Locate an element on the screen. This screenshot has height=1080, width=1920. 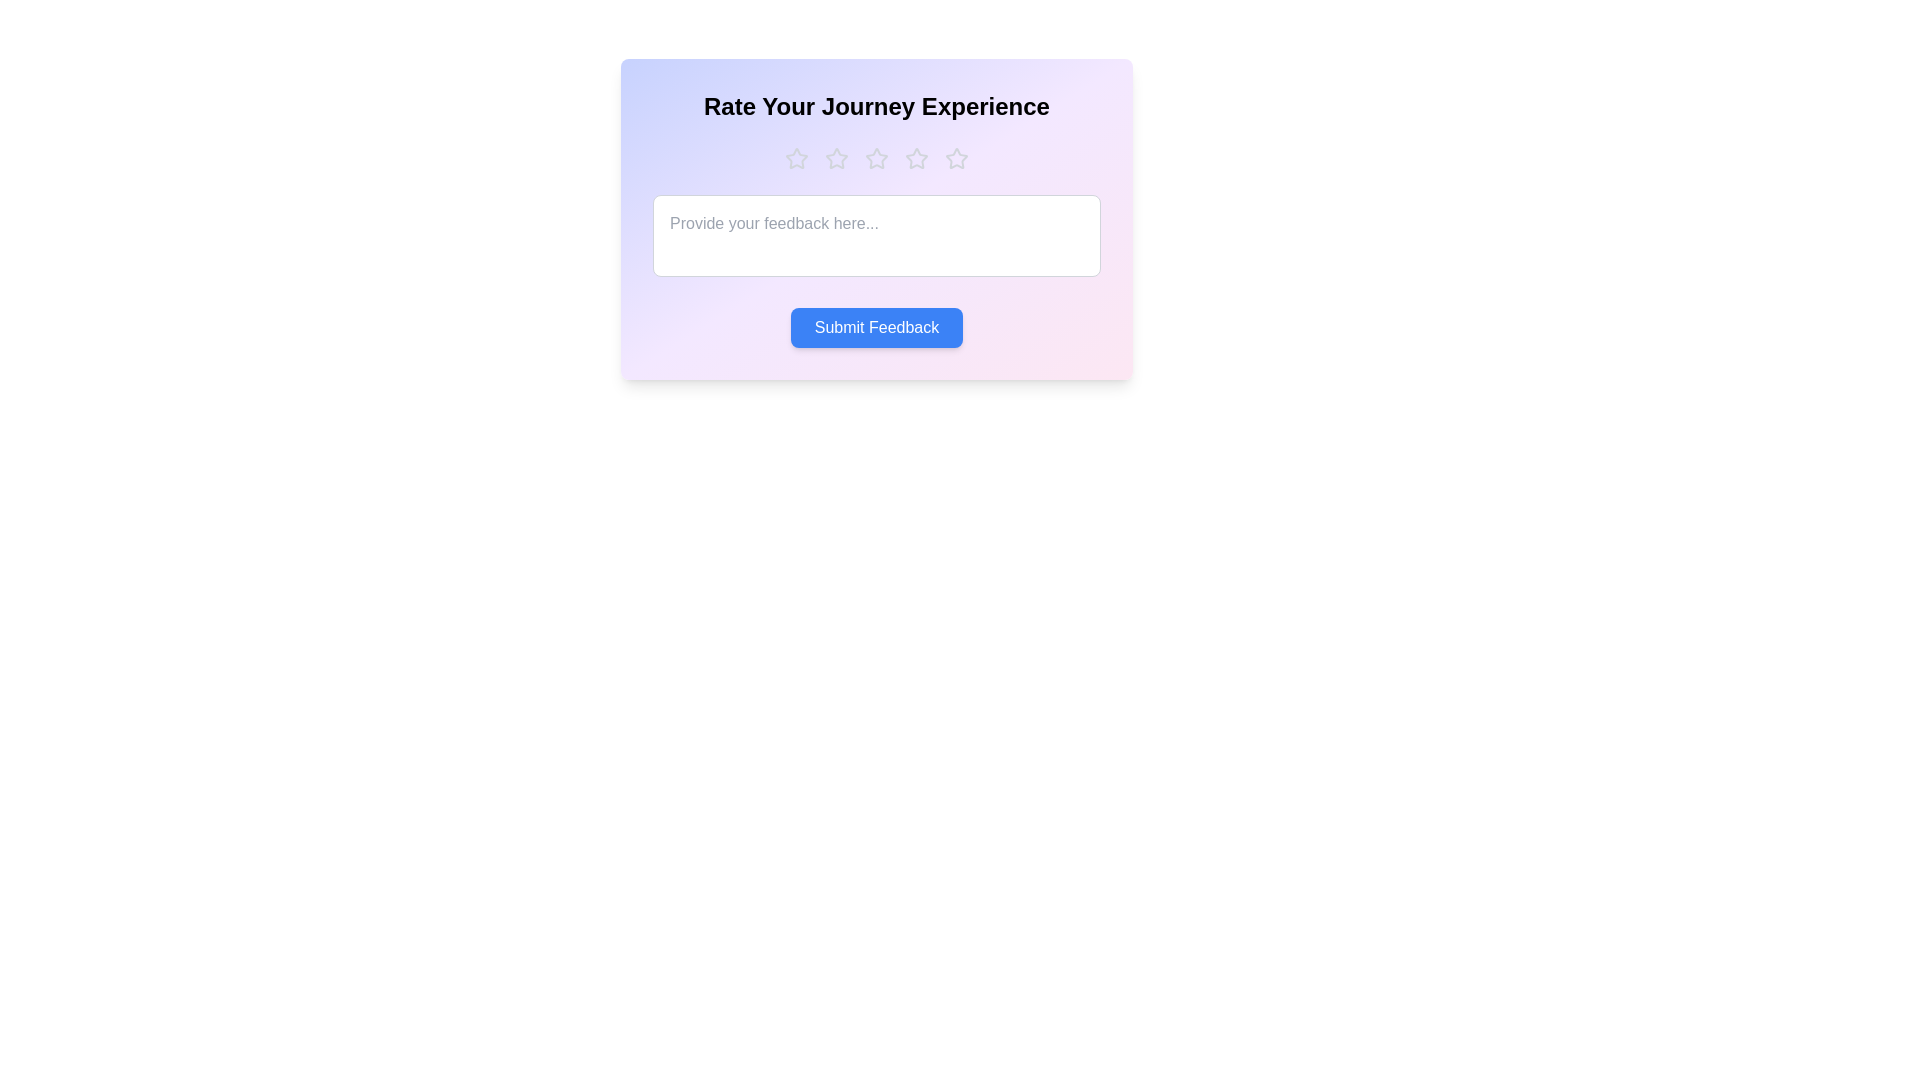
the 'Submit Feedback' button to submit the feedback is located at coordinates (877, 326).